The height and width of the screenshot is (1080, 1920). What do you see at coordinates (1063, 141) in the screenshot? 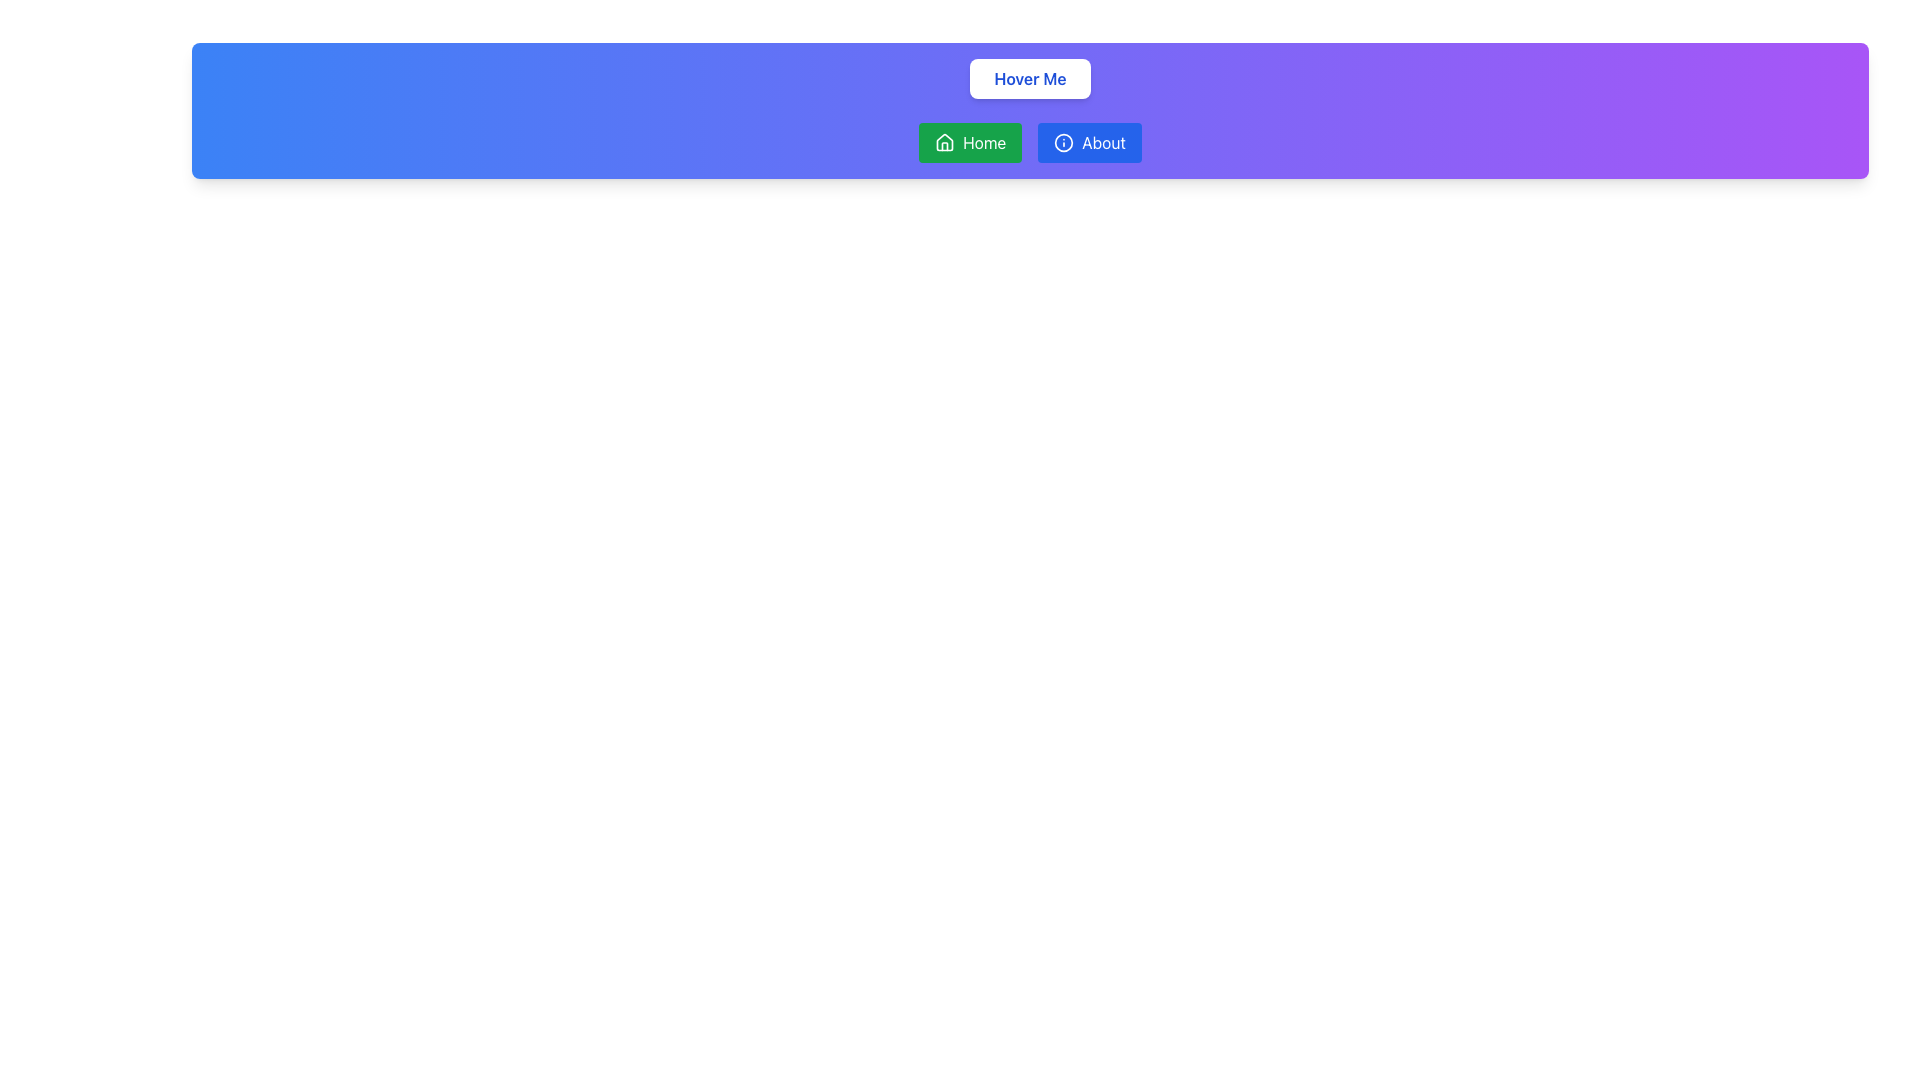
I see `the SVG circle element within the 'About' button located to the right of the 'Home' button in the top navigation bar` at bounding box center [1063, 141].